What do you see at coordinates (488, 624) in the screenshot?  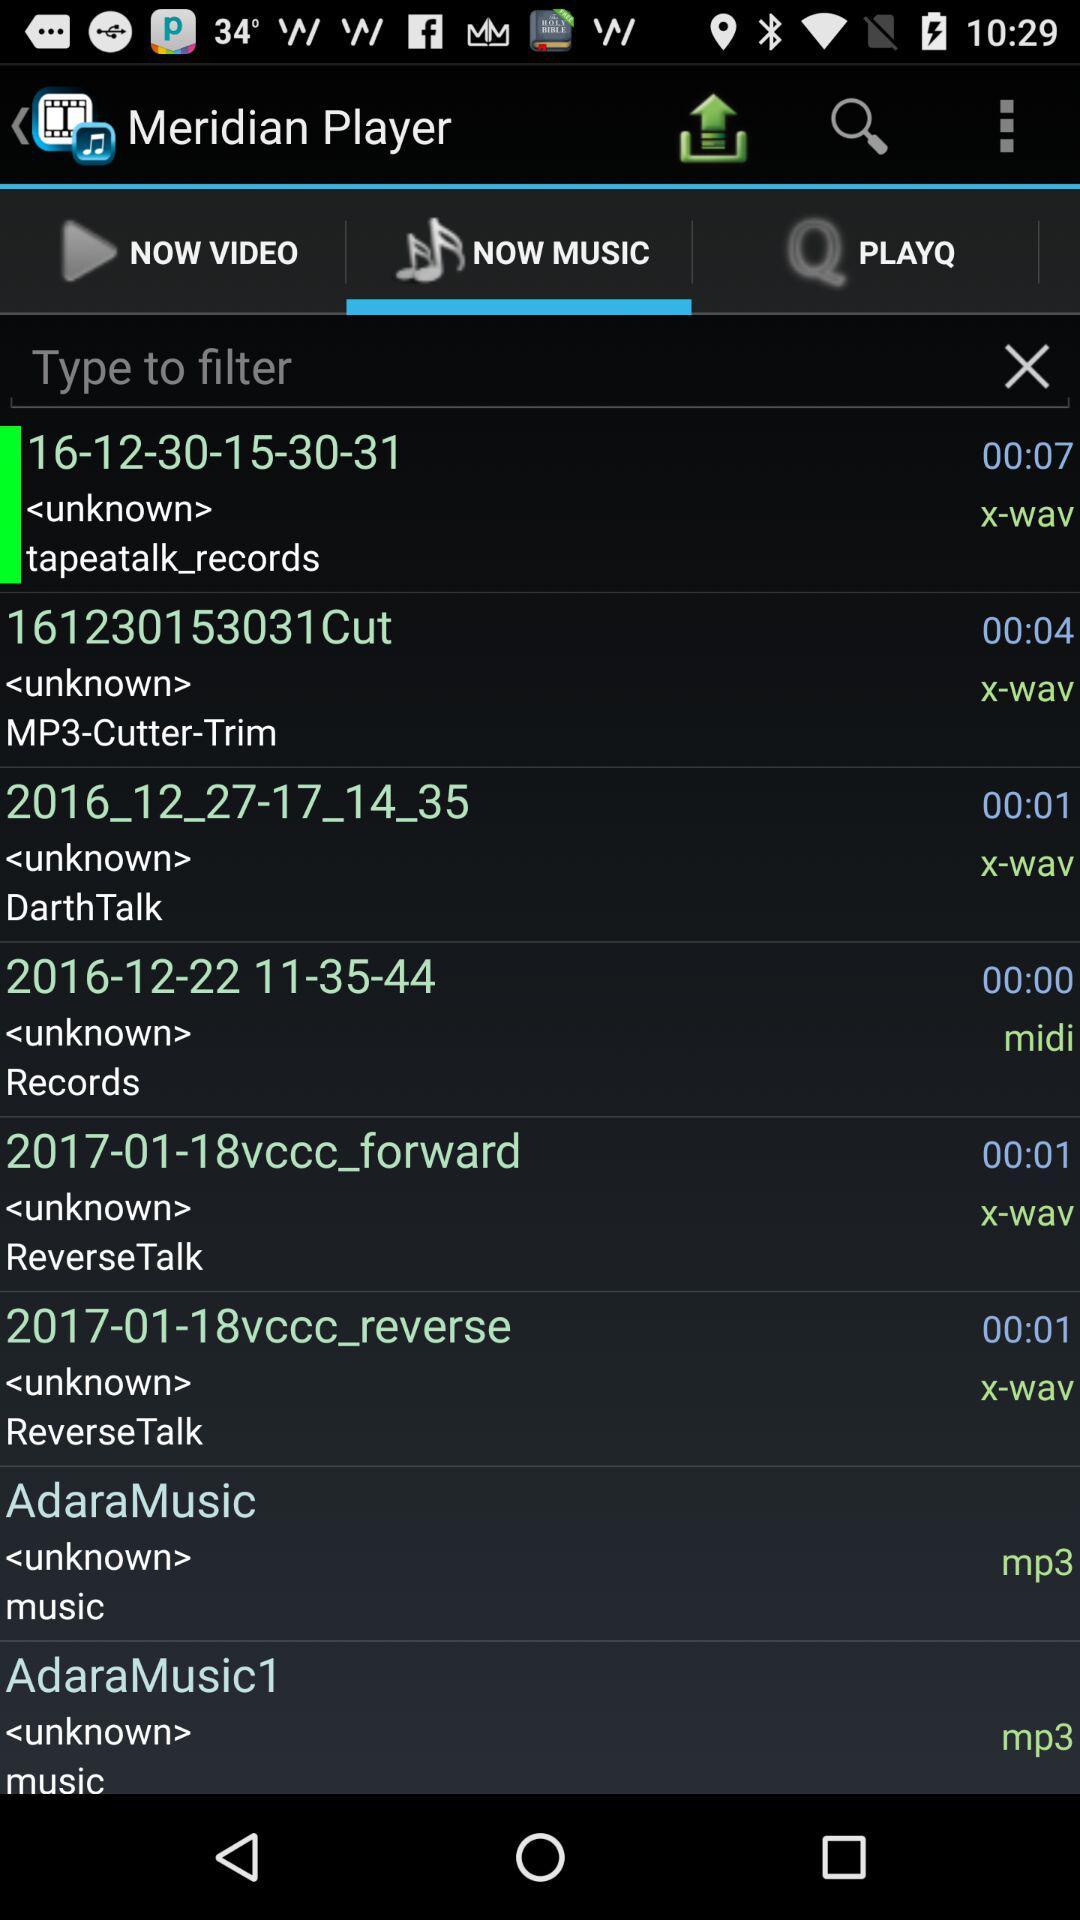 I see `161230153031cut app` at bounding box center [488, 624].